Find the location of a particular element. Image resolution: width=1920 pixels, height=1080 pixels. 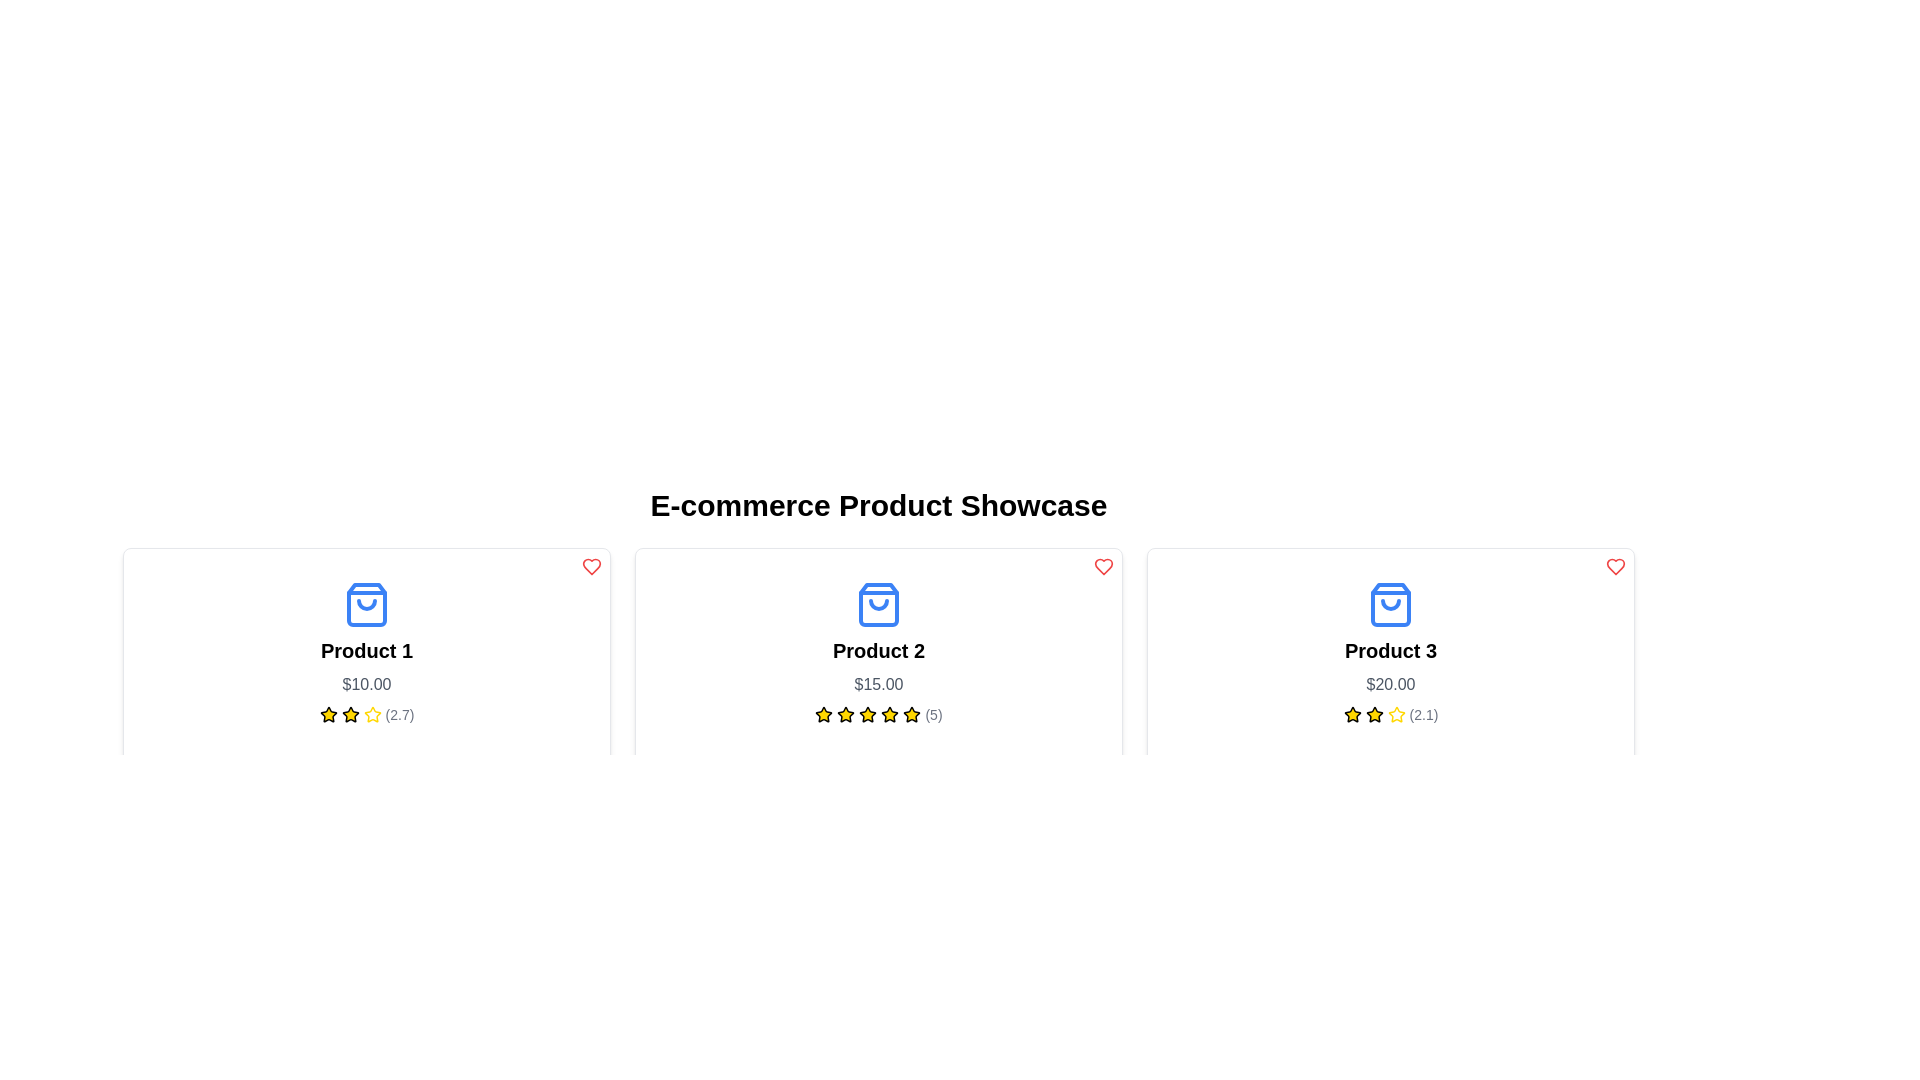

the fifth gold-colored star icon in the five-star rating system for 'Product 2', located below the product details is located at coordinates (911, 713).